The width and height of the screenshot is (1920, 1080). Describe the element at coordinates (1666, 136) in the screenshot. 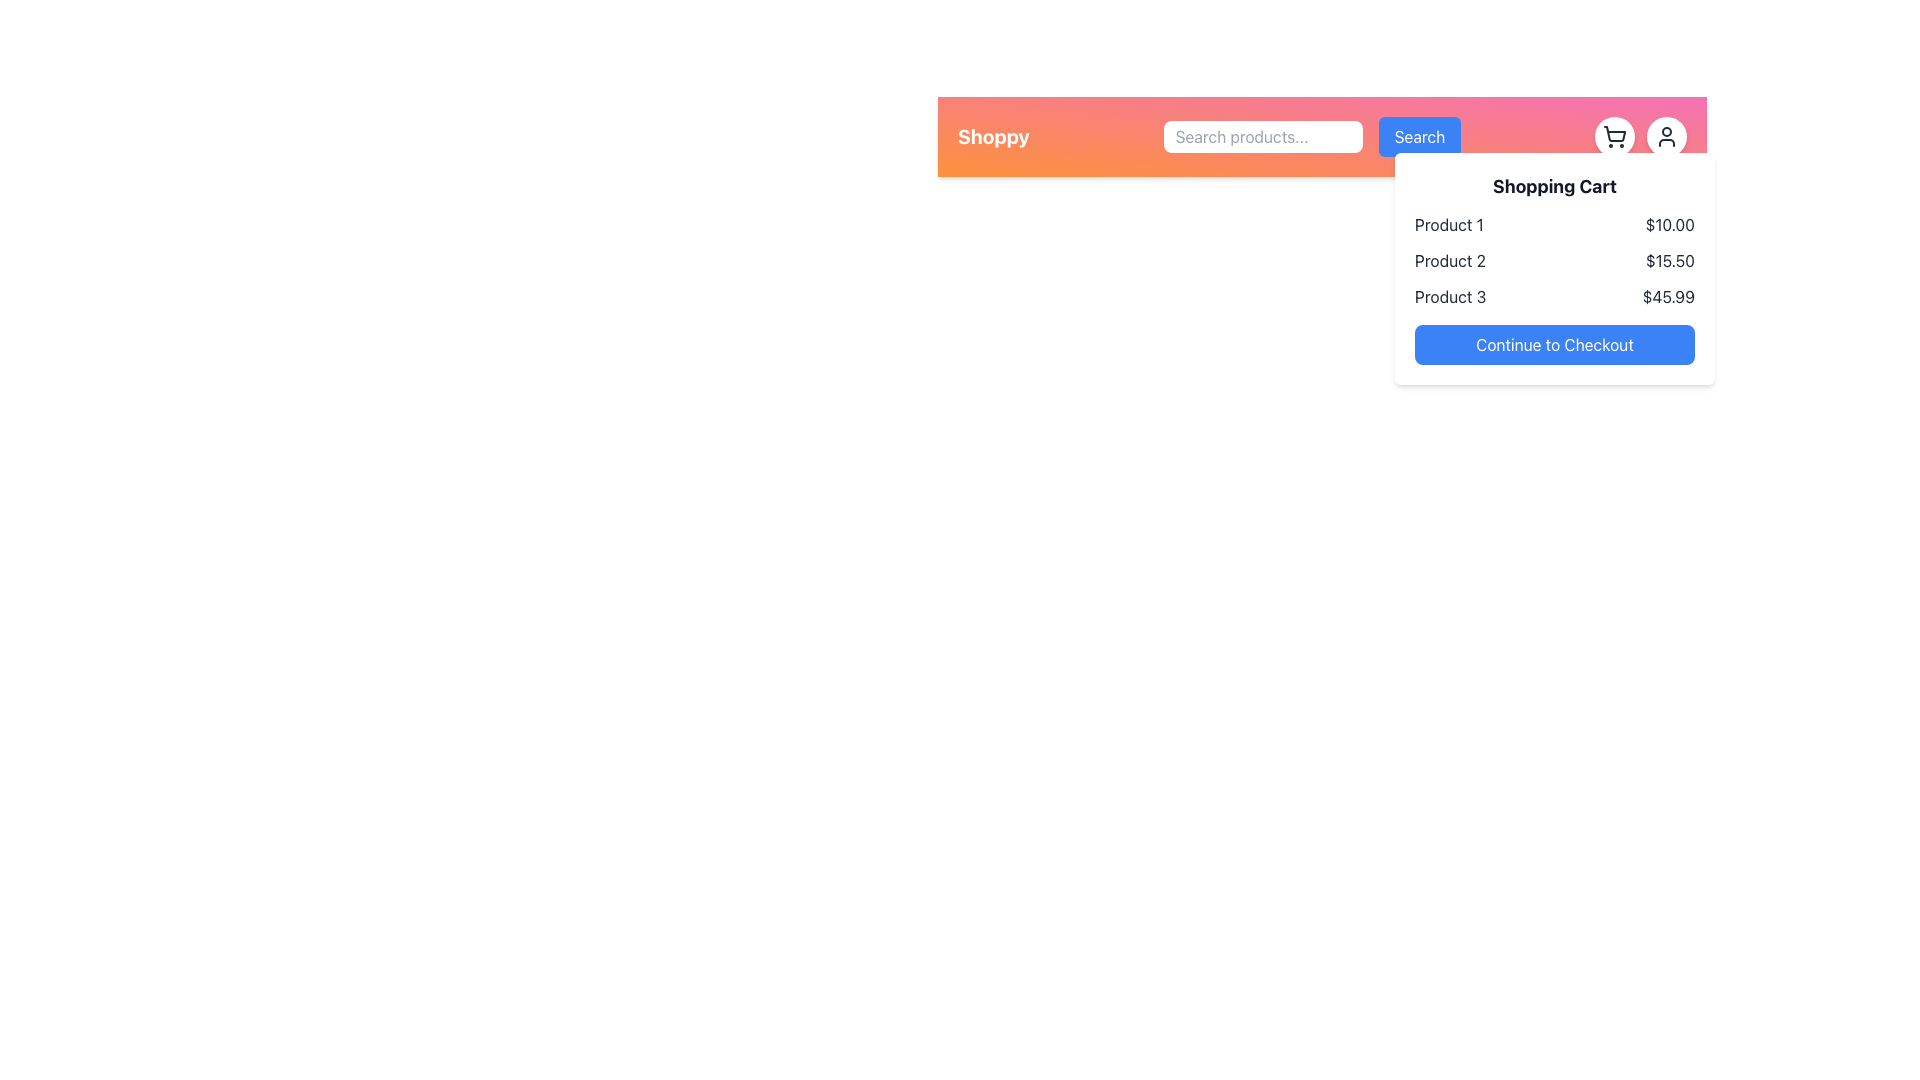

I see `the circular button with a white background and a black user silhouette icon located at the top-right corner of the application` at that location.